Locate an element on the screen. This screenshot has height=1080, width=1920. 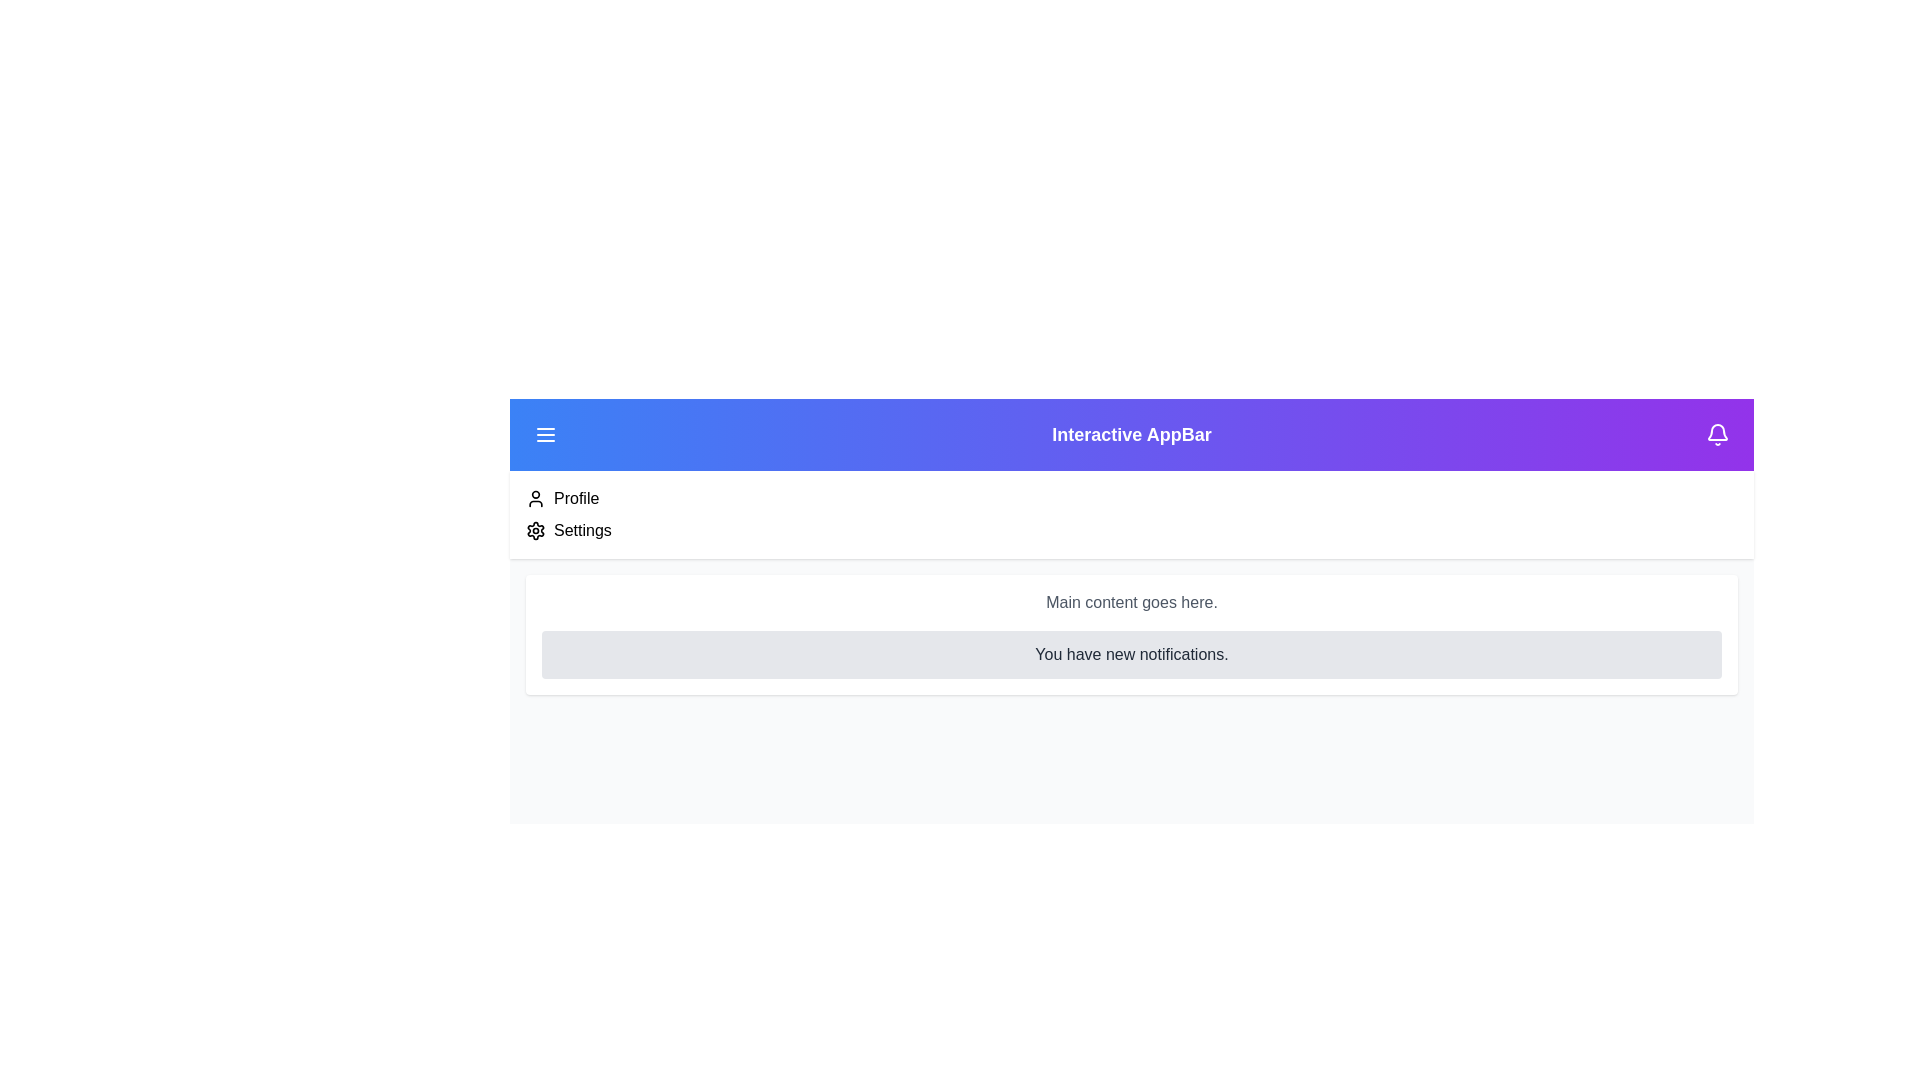
the bell button in the header to toggle the notifications display is located at coordinates (1717, 434).